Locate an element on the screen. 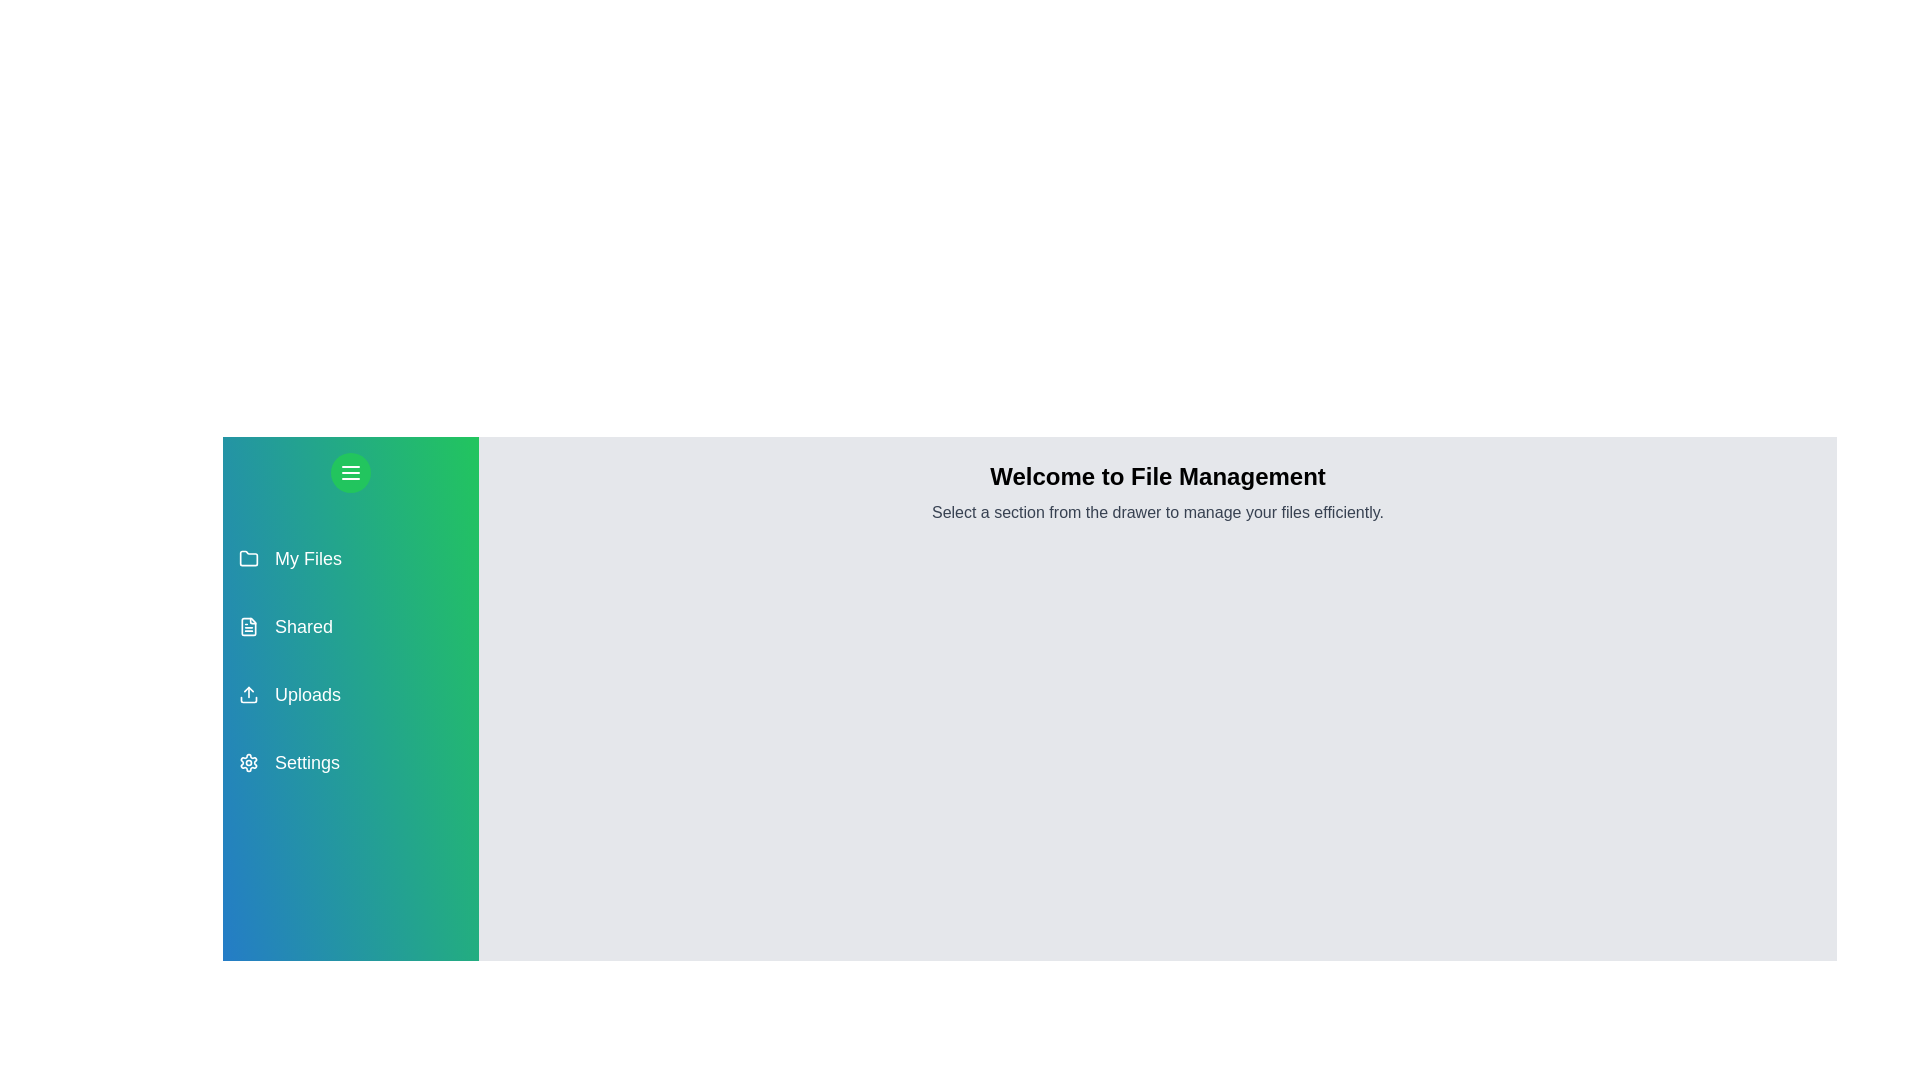 This screenshot has width=1920, height=1080. the section Shared in the drawer to observe its hover effect is located at coordinates (350, 626).